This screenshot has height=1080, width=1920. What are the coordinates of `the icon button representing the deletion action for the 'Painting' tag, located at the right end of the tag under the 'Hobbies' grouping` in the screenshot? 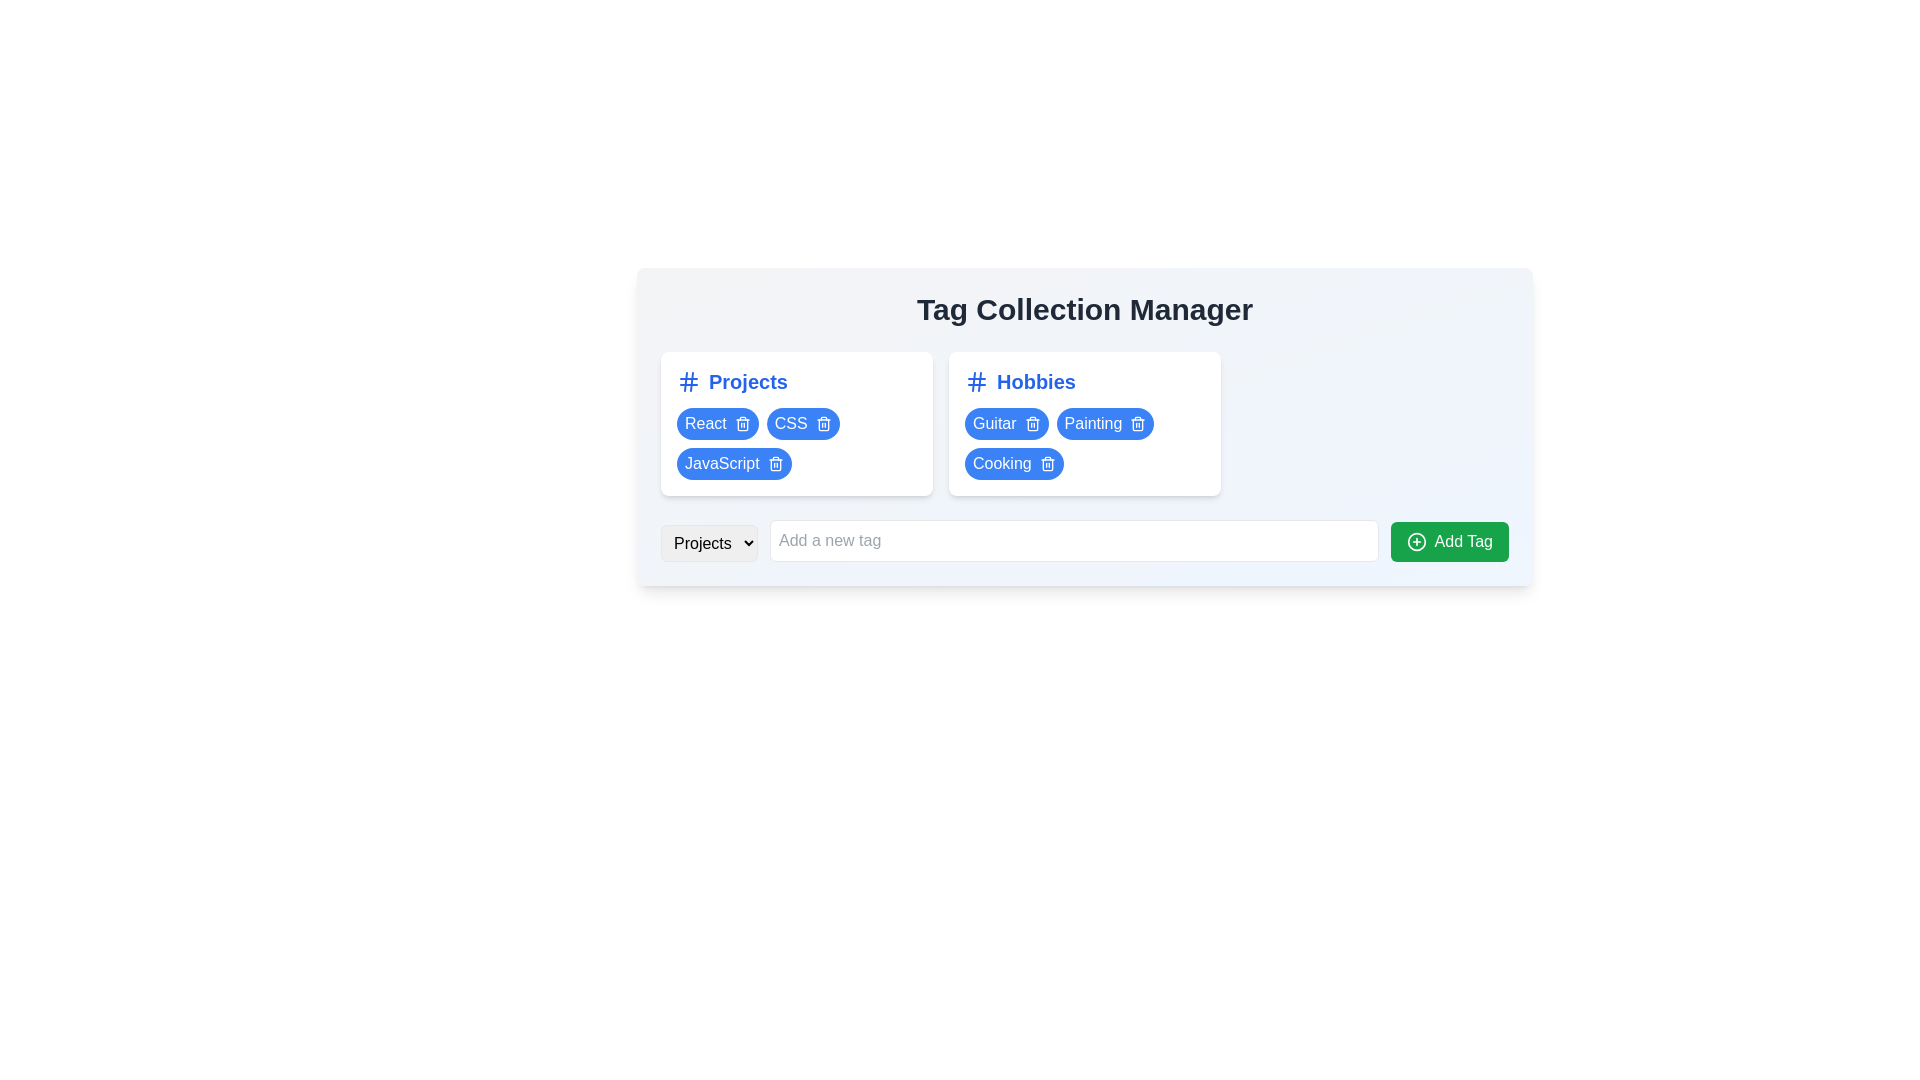 It's located at (1138, 423).